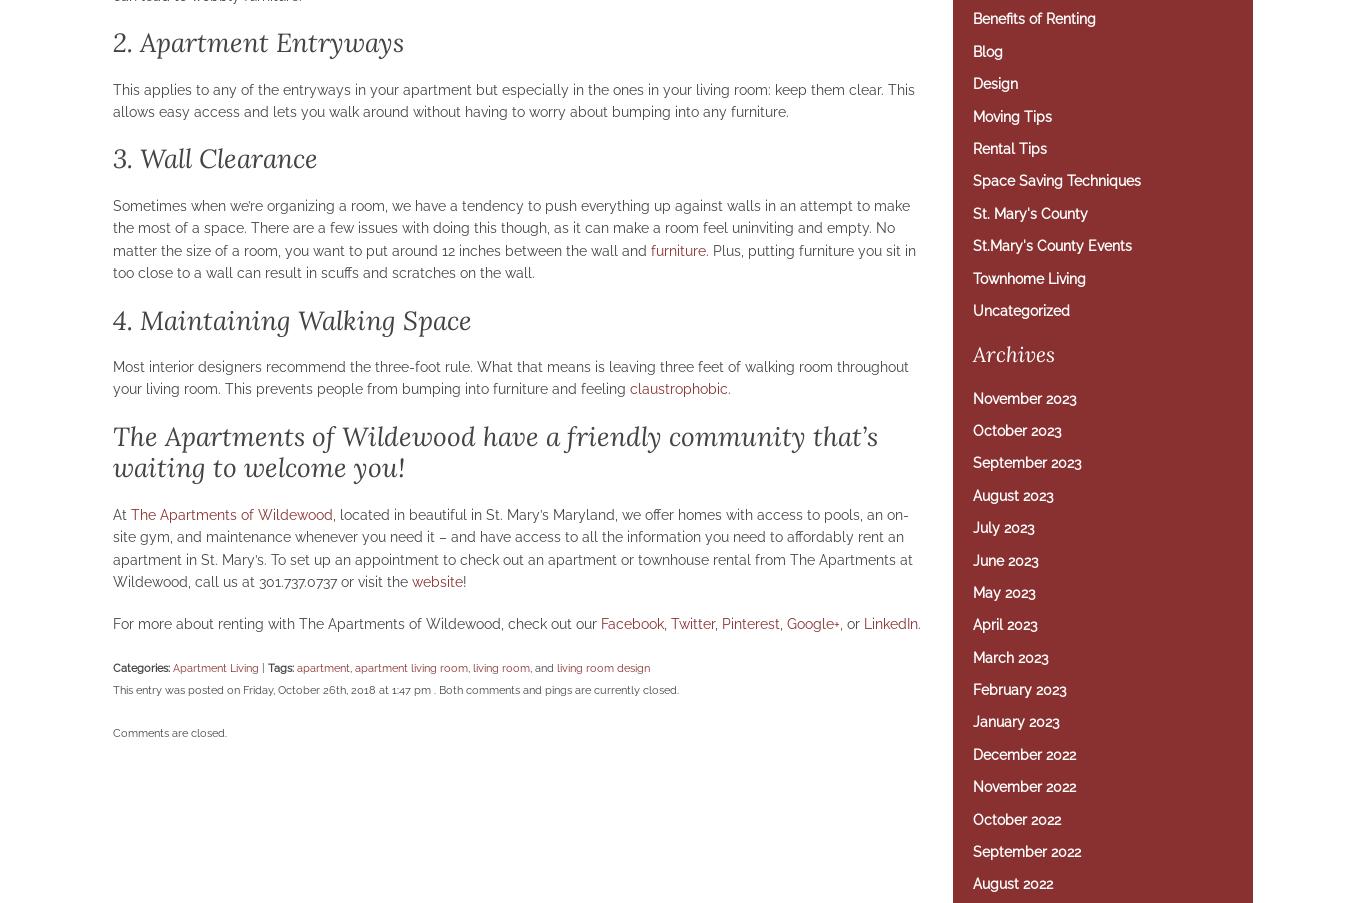 The height and width of the screenshot is (903, 1366). Describe the element at coordinates (395, 688) in the screenshot. I see `'This entry was posted on
						Friday, October 26th, 2018						at
						1:47 pm						.
												Both comments and pings are currently closed.'` at that location.